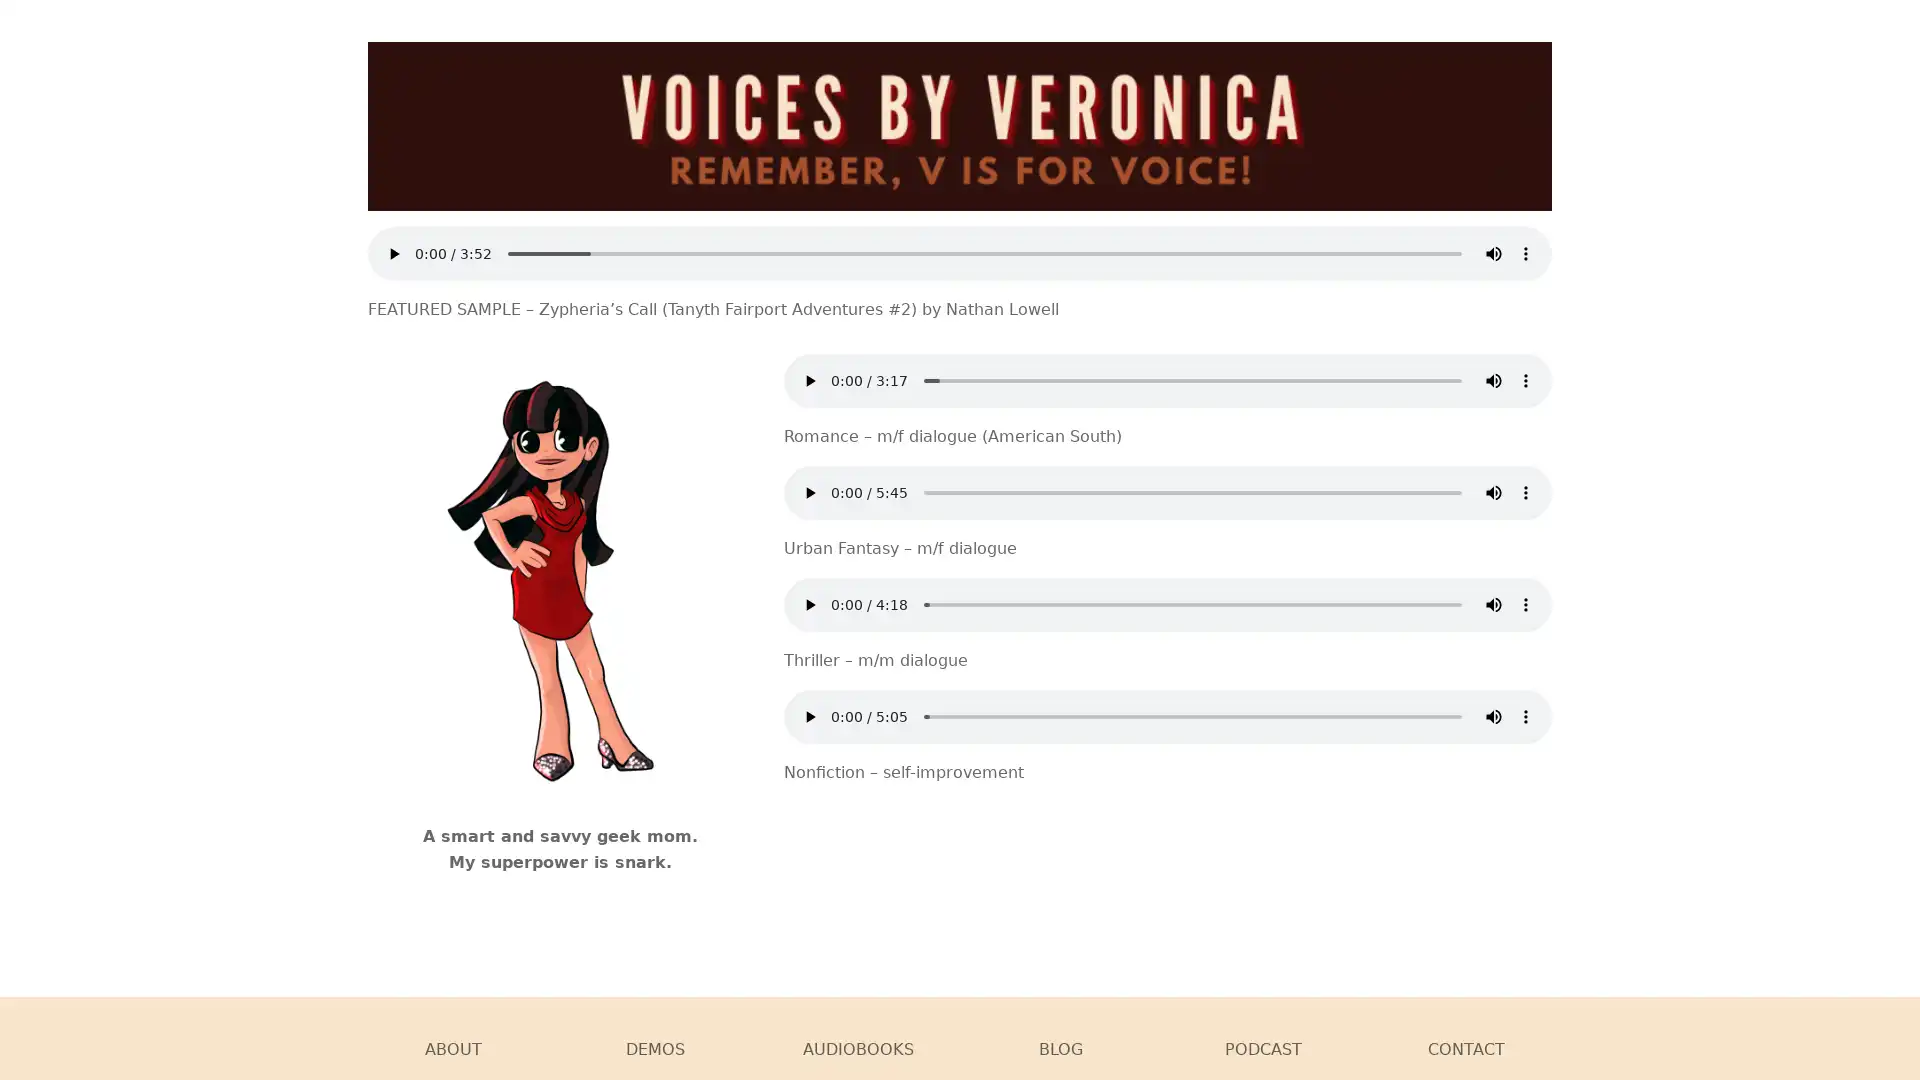  What do you see at coordinates (810, 604) in the screenshot?
I see `play` at bounding box center [810, 604].